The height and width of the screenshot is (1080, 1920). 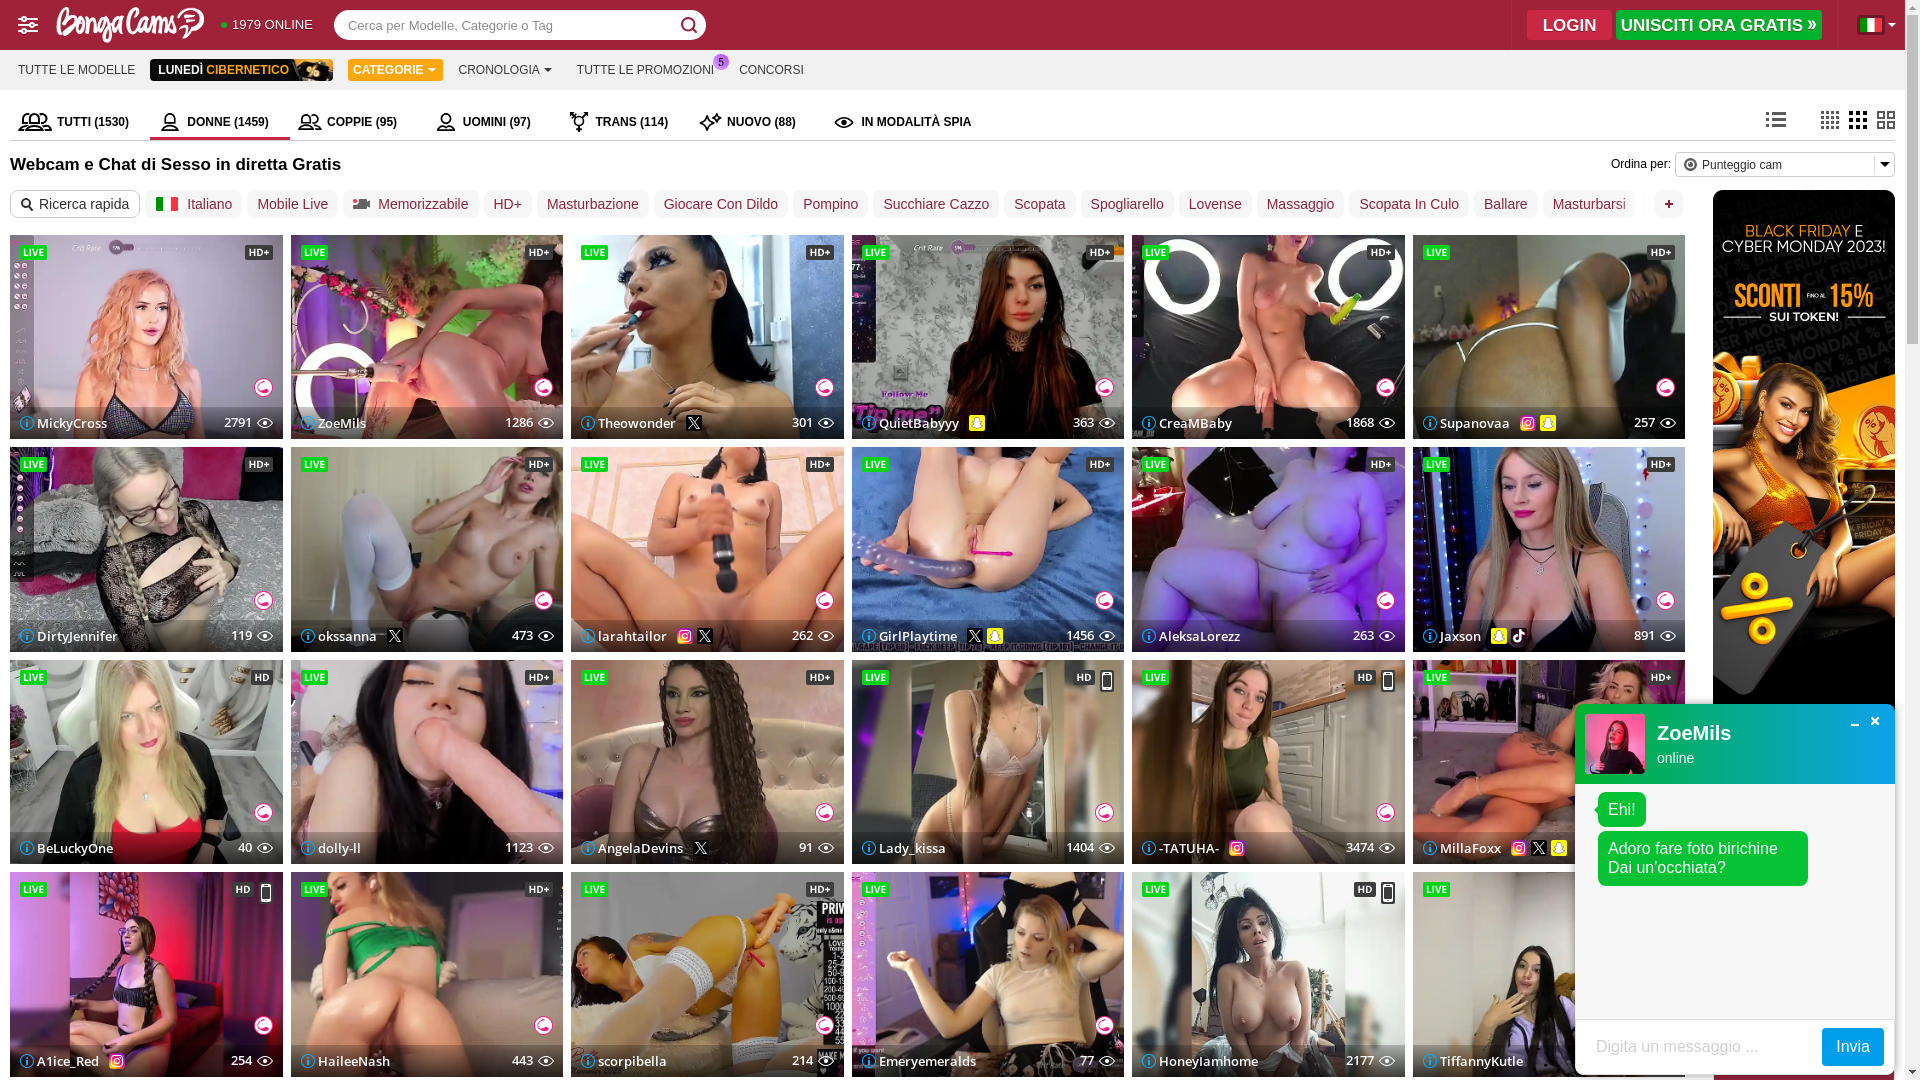 What do you see at coordinates (627, 422) in the screenshot?
I see `'Theowonder'` at bounding box center [627, 422].